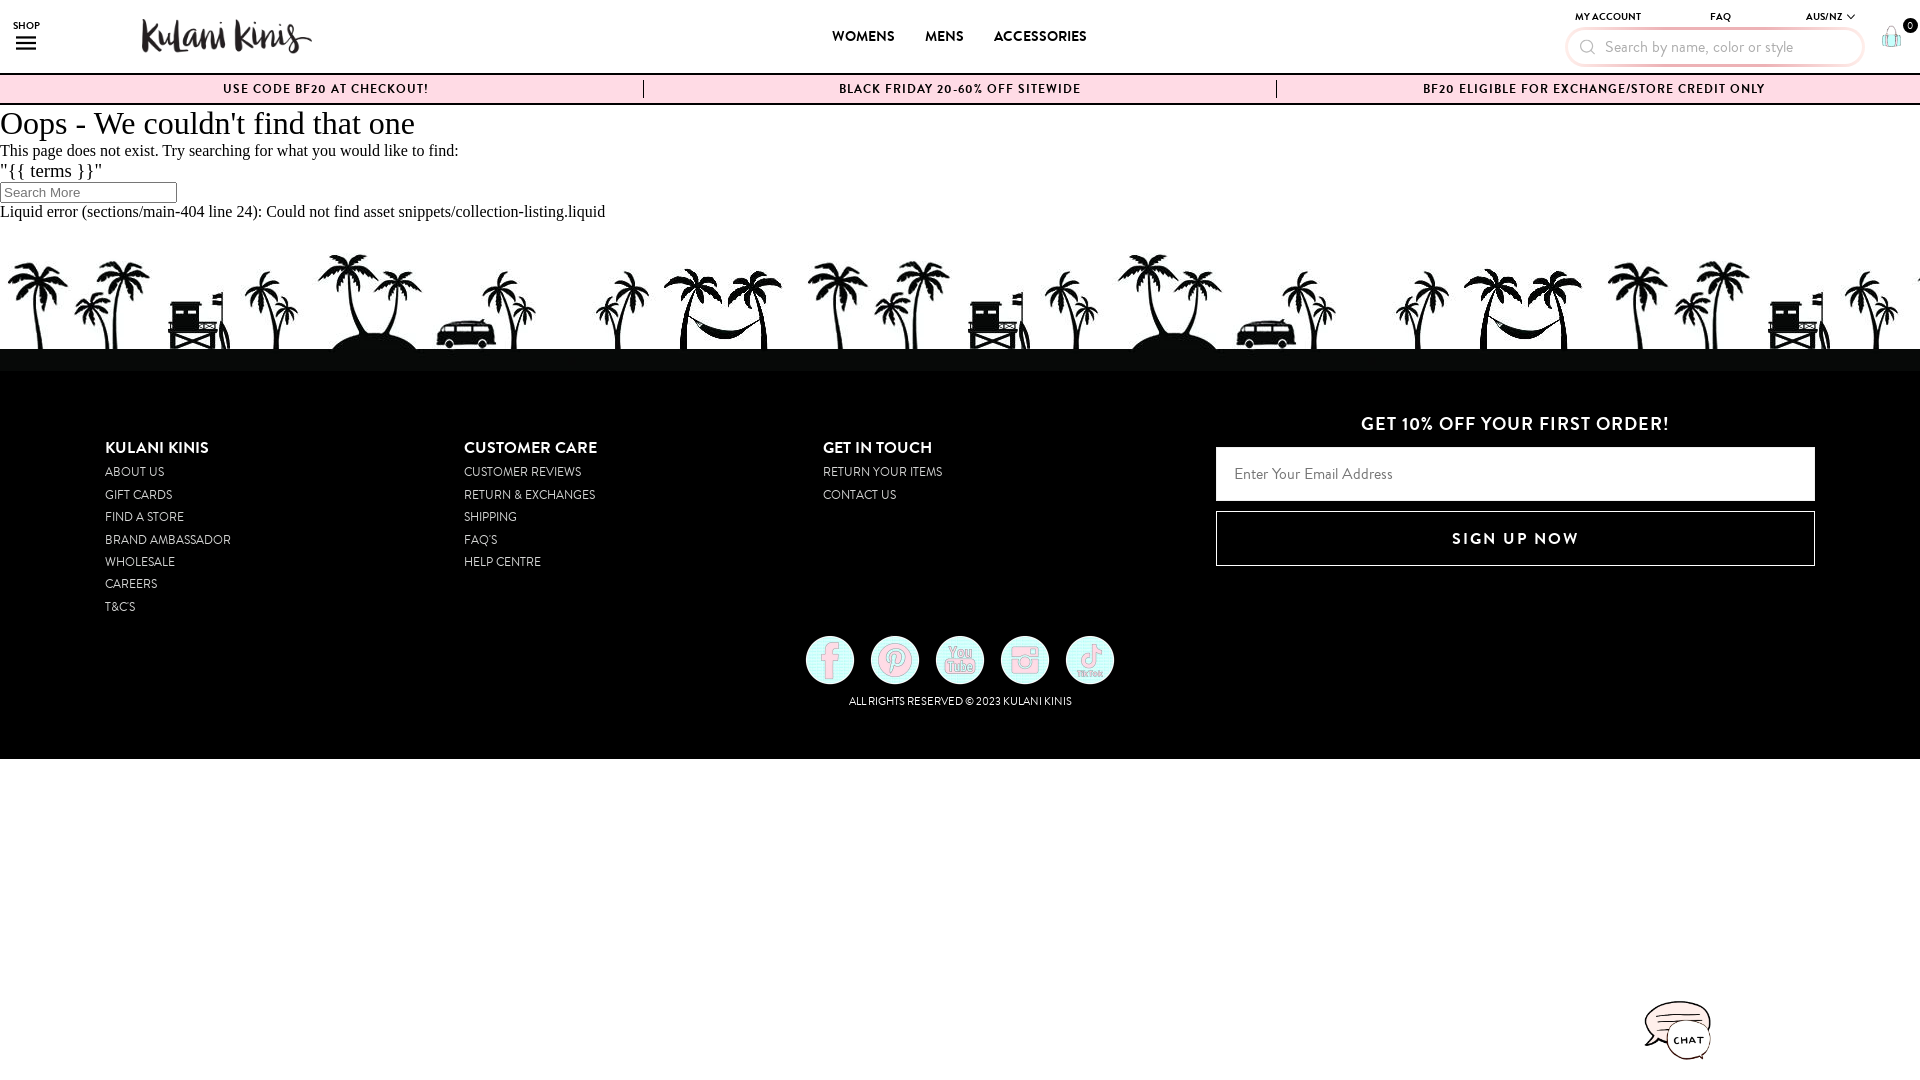 This screenshot has height=1080, width=1920. What do you see at coordinates (104, 584) in the screenshot?
I see `'CAREERS'` at bounding box center [104, 584].